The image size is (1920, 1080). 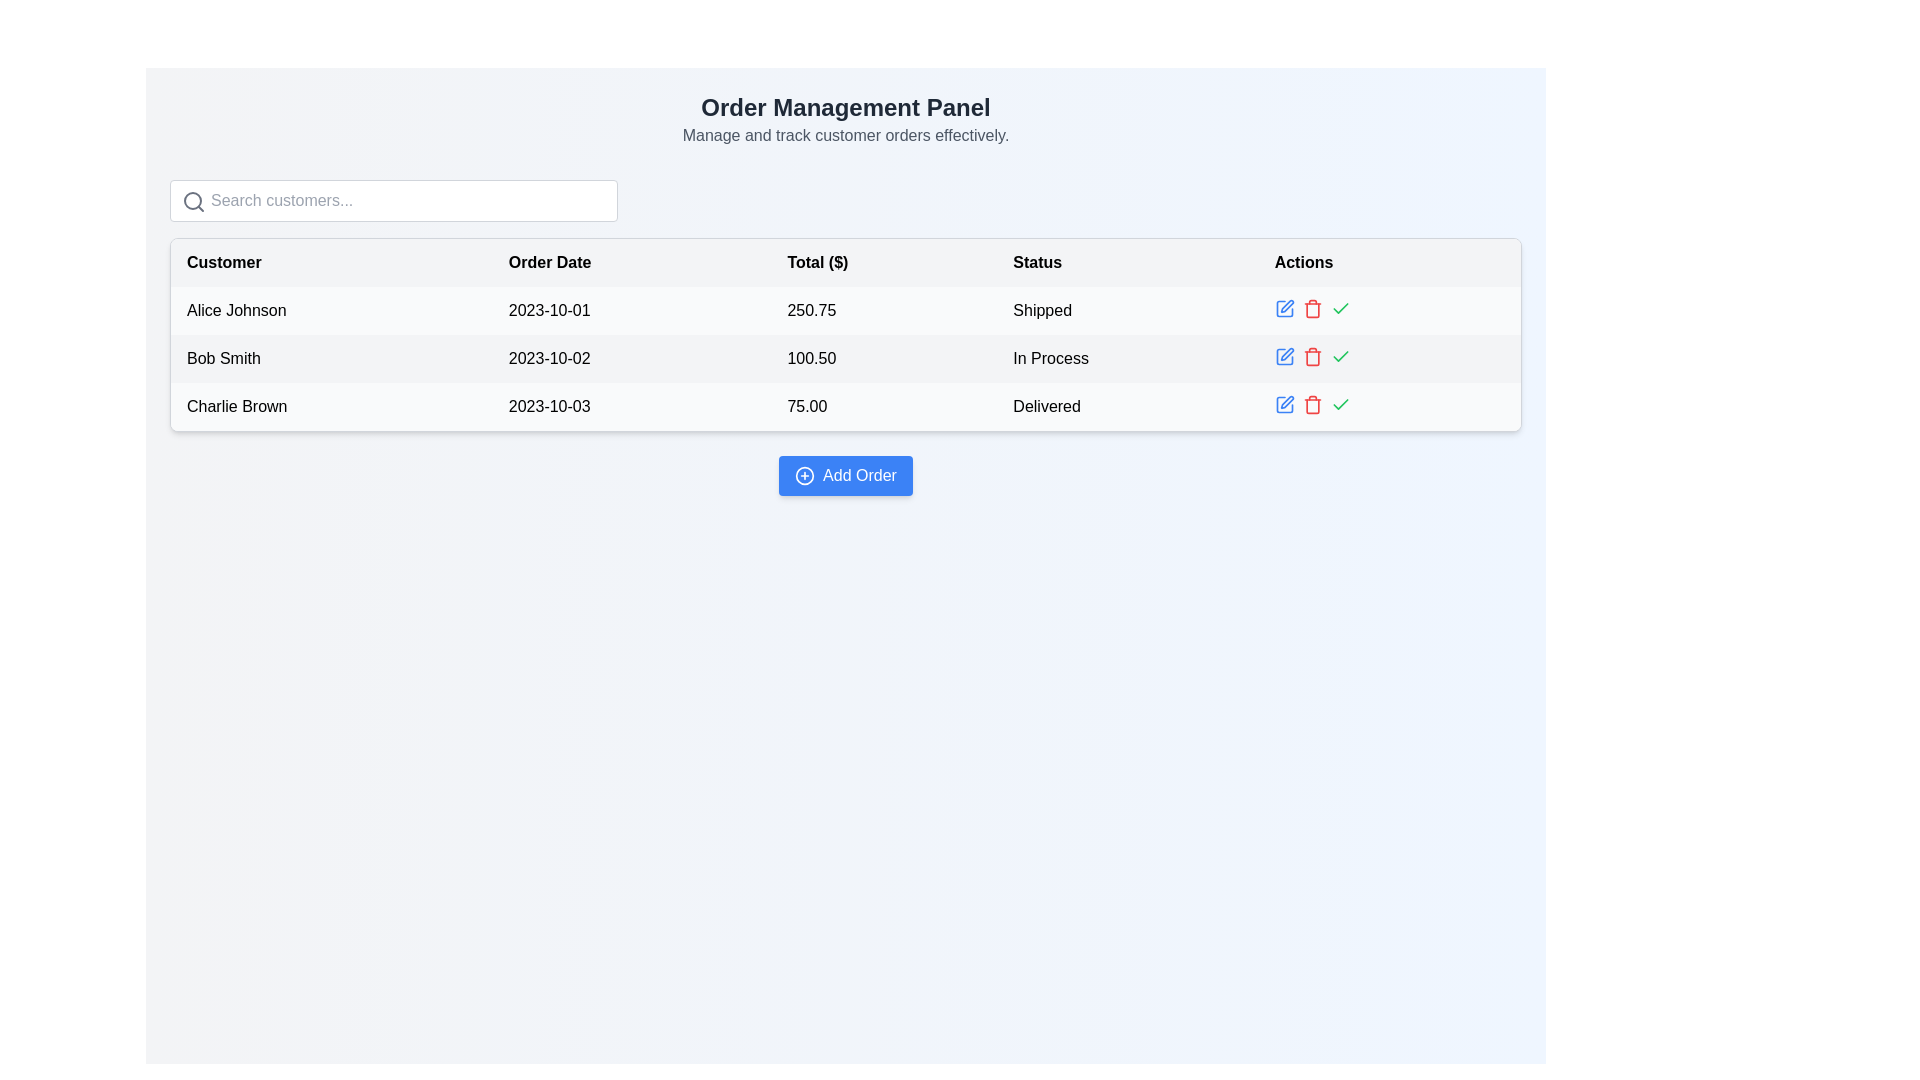 What do you see at coordinates (1287, 353) in the screenshot?
I see `the edit button located in the 'Actions' column of the second row in the data table` at bounding box center [1287, 353].